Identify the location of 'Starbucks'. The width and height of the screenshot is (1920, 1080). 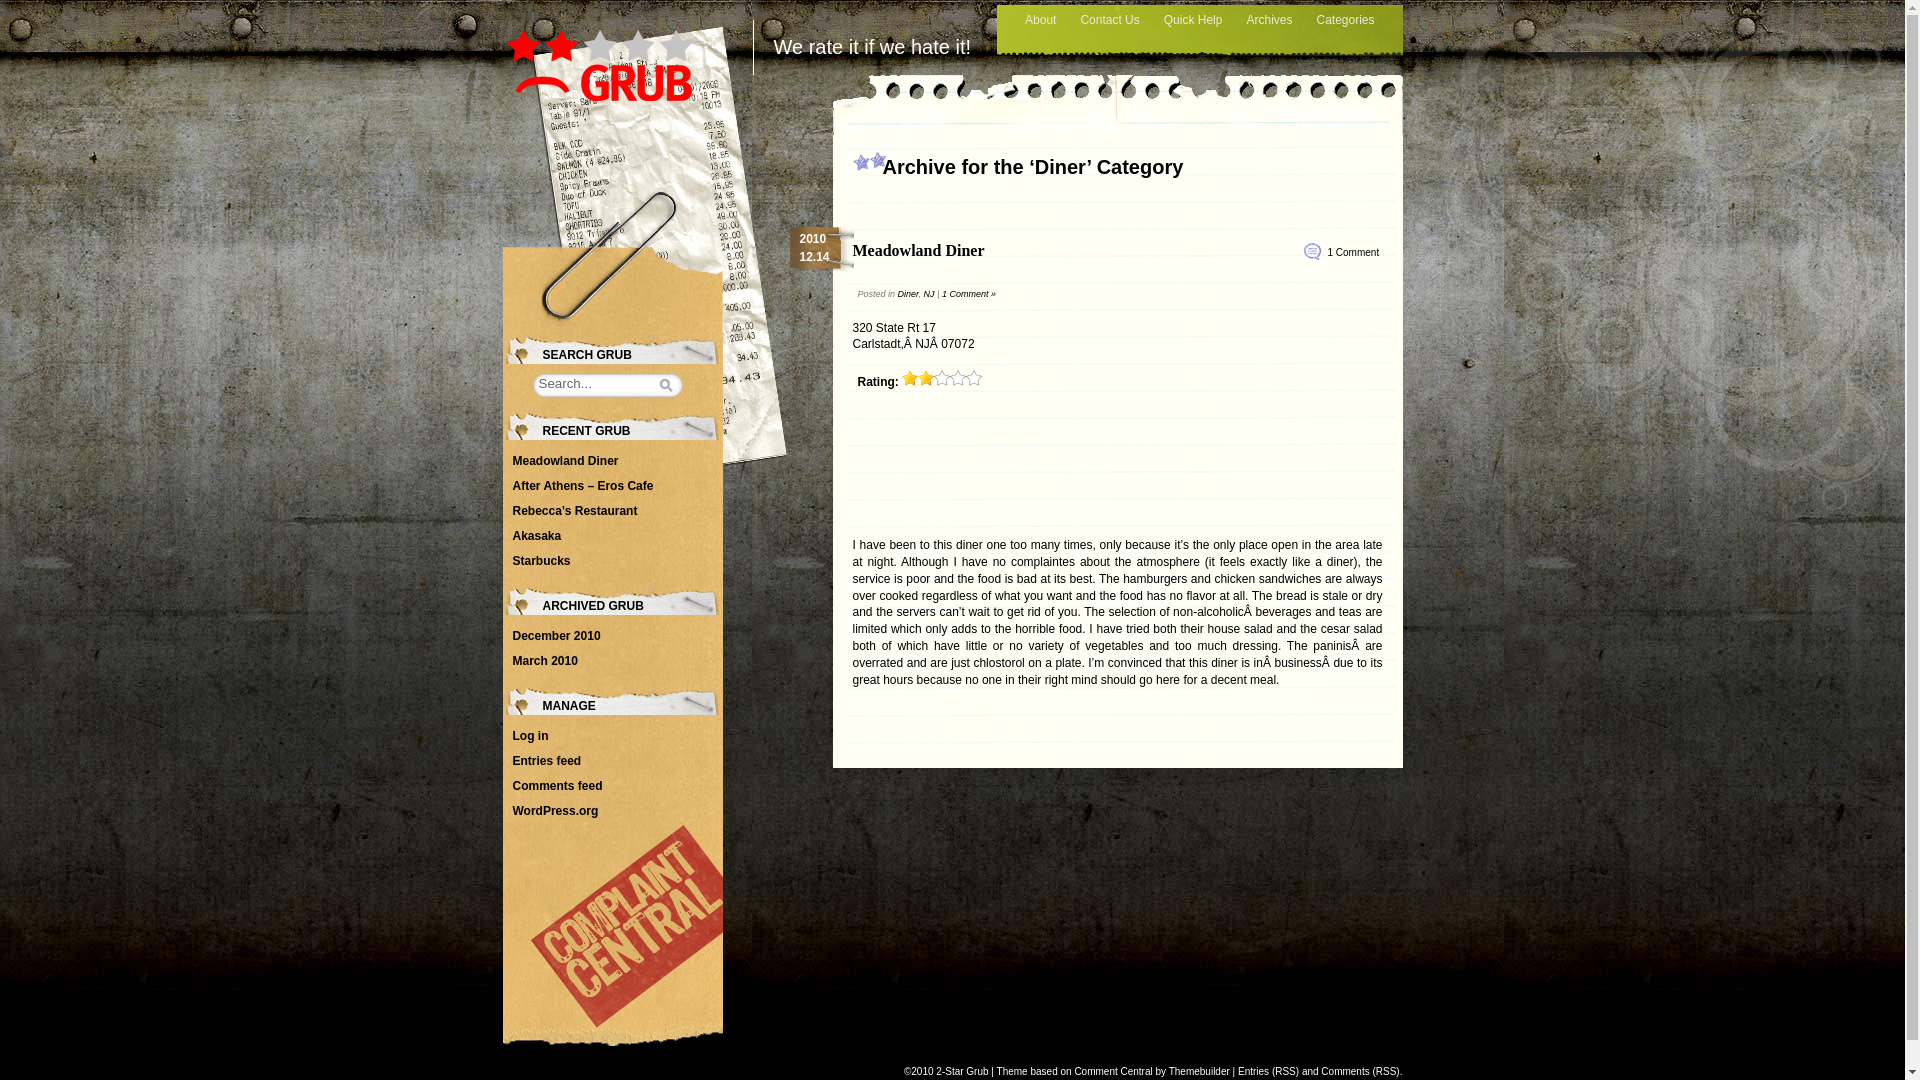
(512, 560).